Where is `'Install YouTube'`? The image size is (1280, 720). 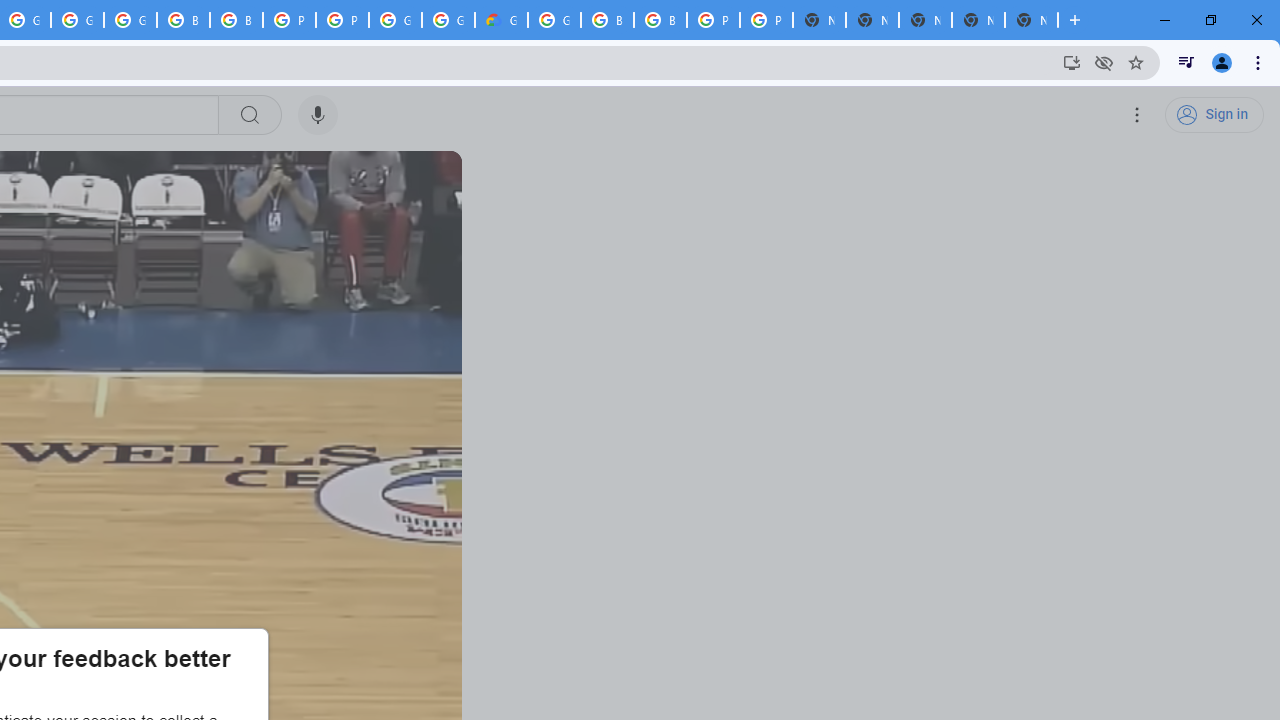 'Install YouTube' is located at coordinates (1071, 61).